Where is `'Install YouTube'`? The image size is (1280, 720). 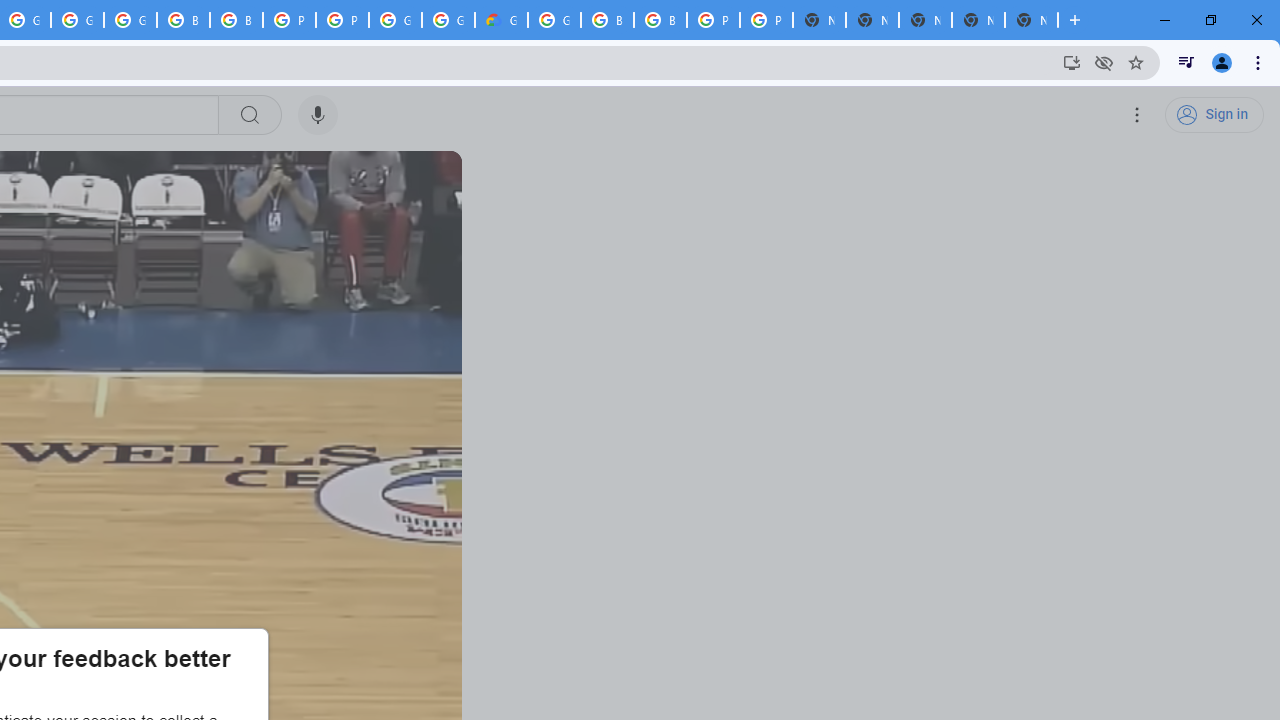 'Install YouTube' is located at coordinates (1071, 61).